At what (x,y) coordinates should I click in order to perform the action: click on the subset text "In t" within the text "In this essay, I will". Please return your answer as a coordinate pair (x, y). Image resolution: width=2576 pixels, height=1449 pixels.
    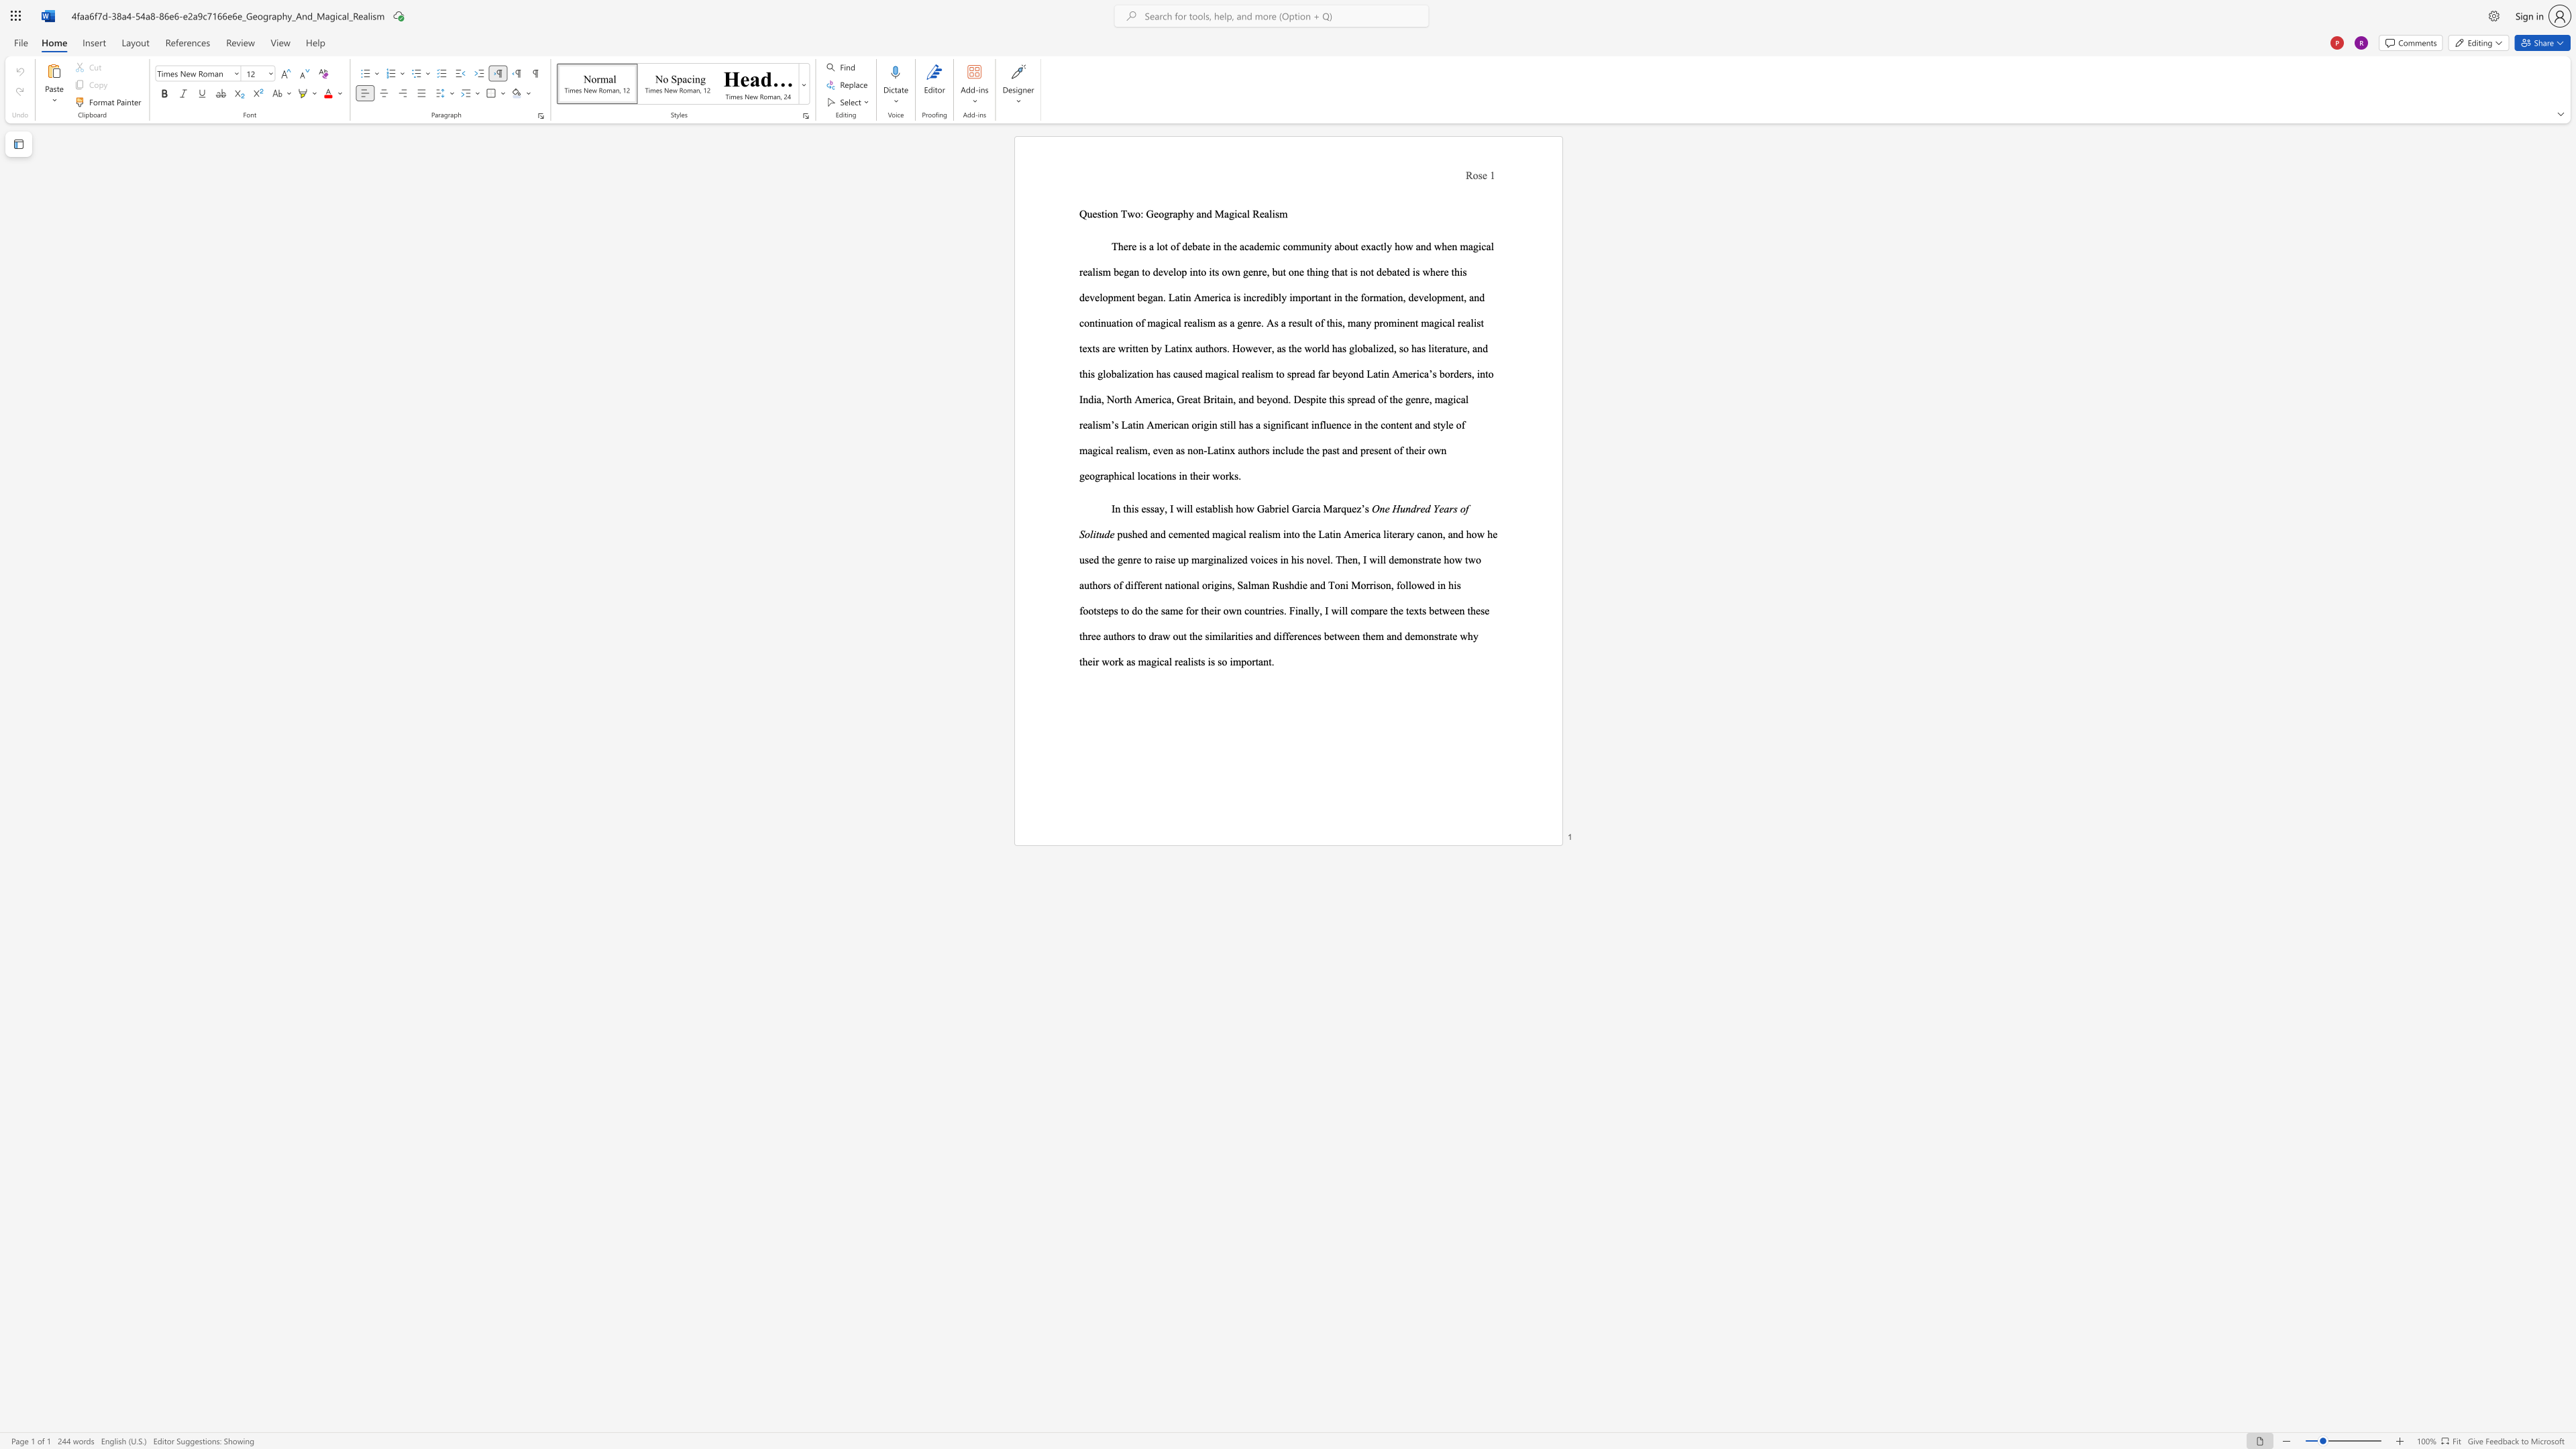
    Looking at the image, I should click on (1111, 508).